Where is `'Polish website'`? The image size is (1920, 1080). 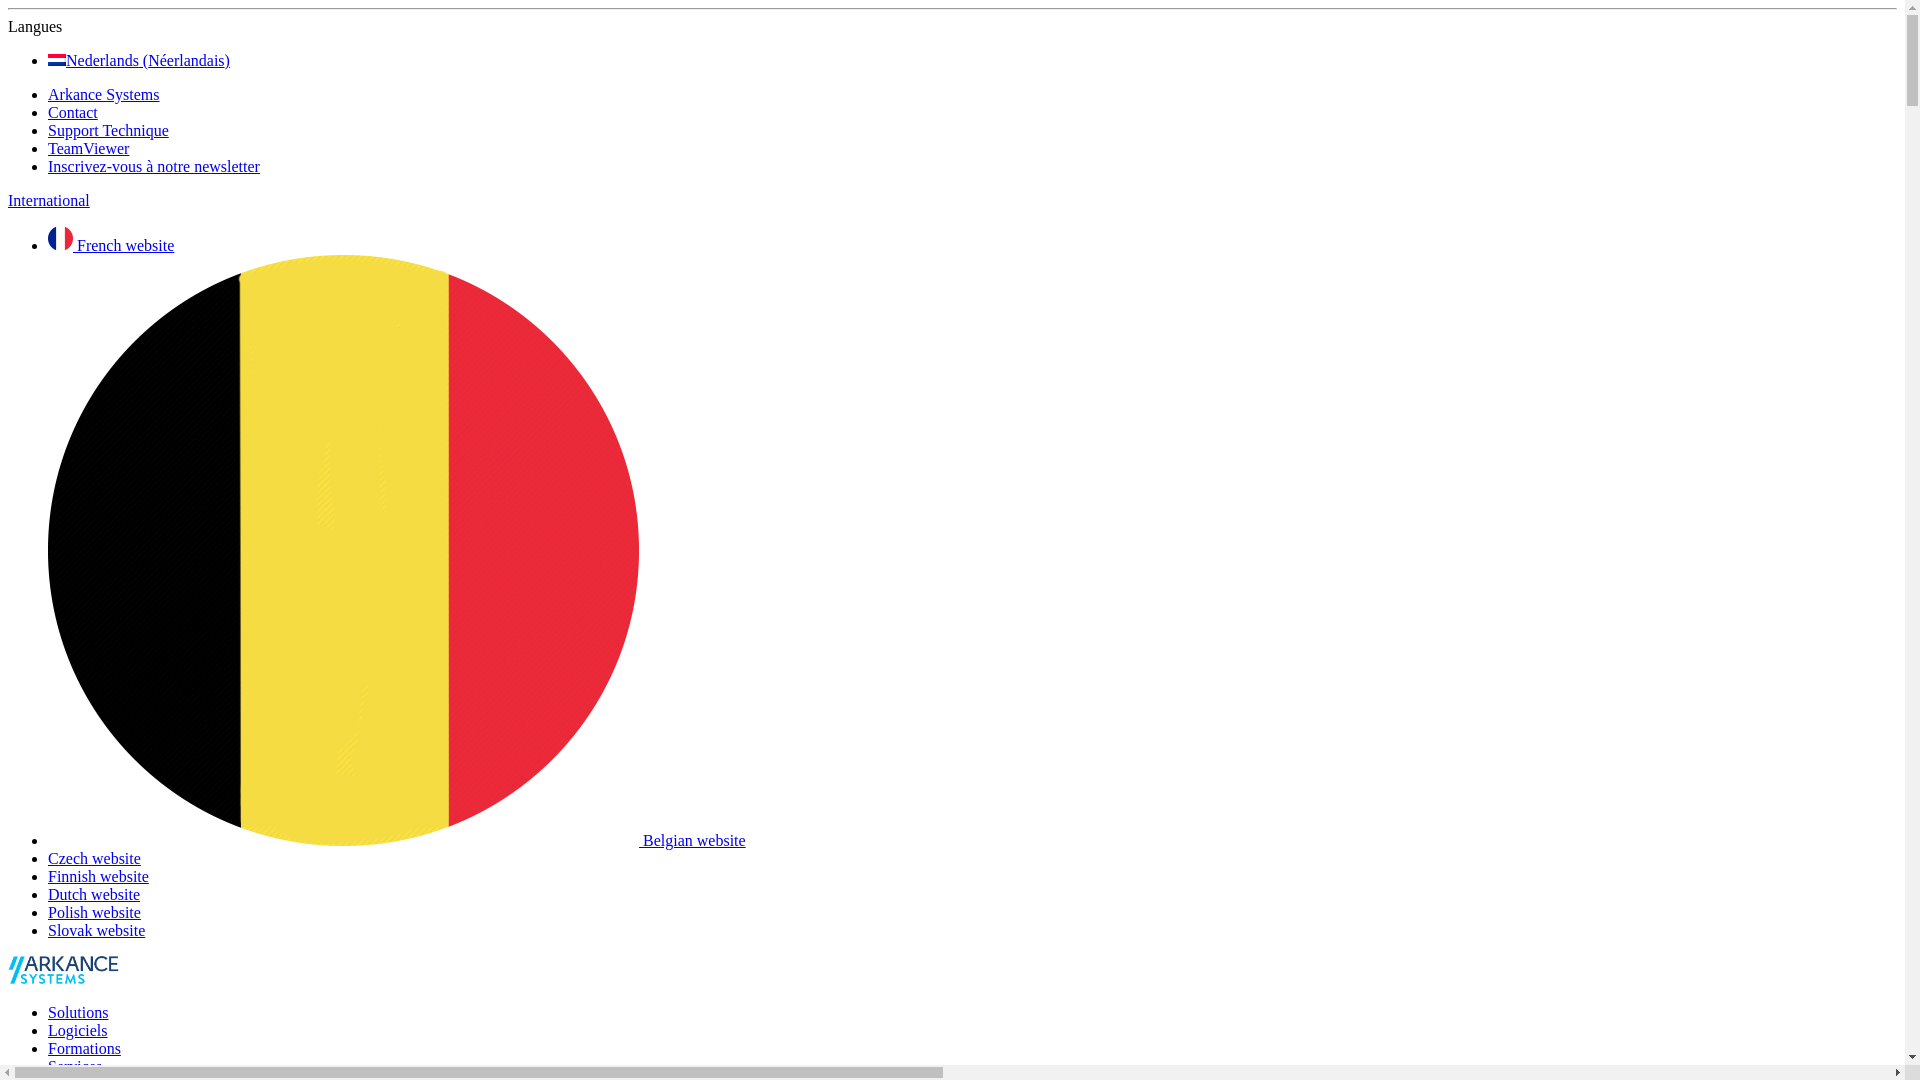
'Polish website' is located at coordinates (93, 912).